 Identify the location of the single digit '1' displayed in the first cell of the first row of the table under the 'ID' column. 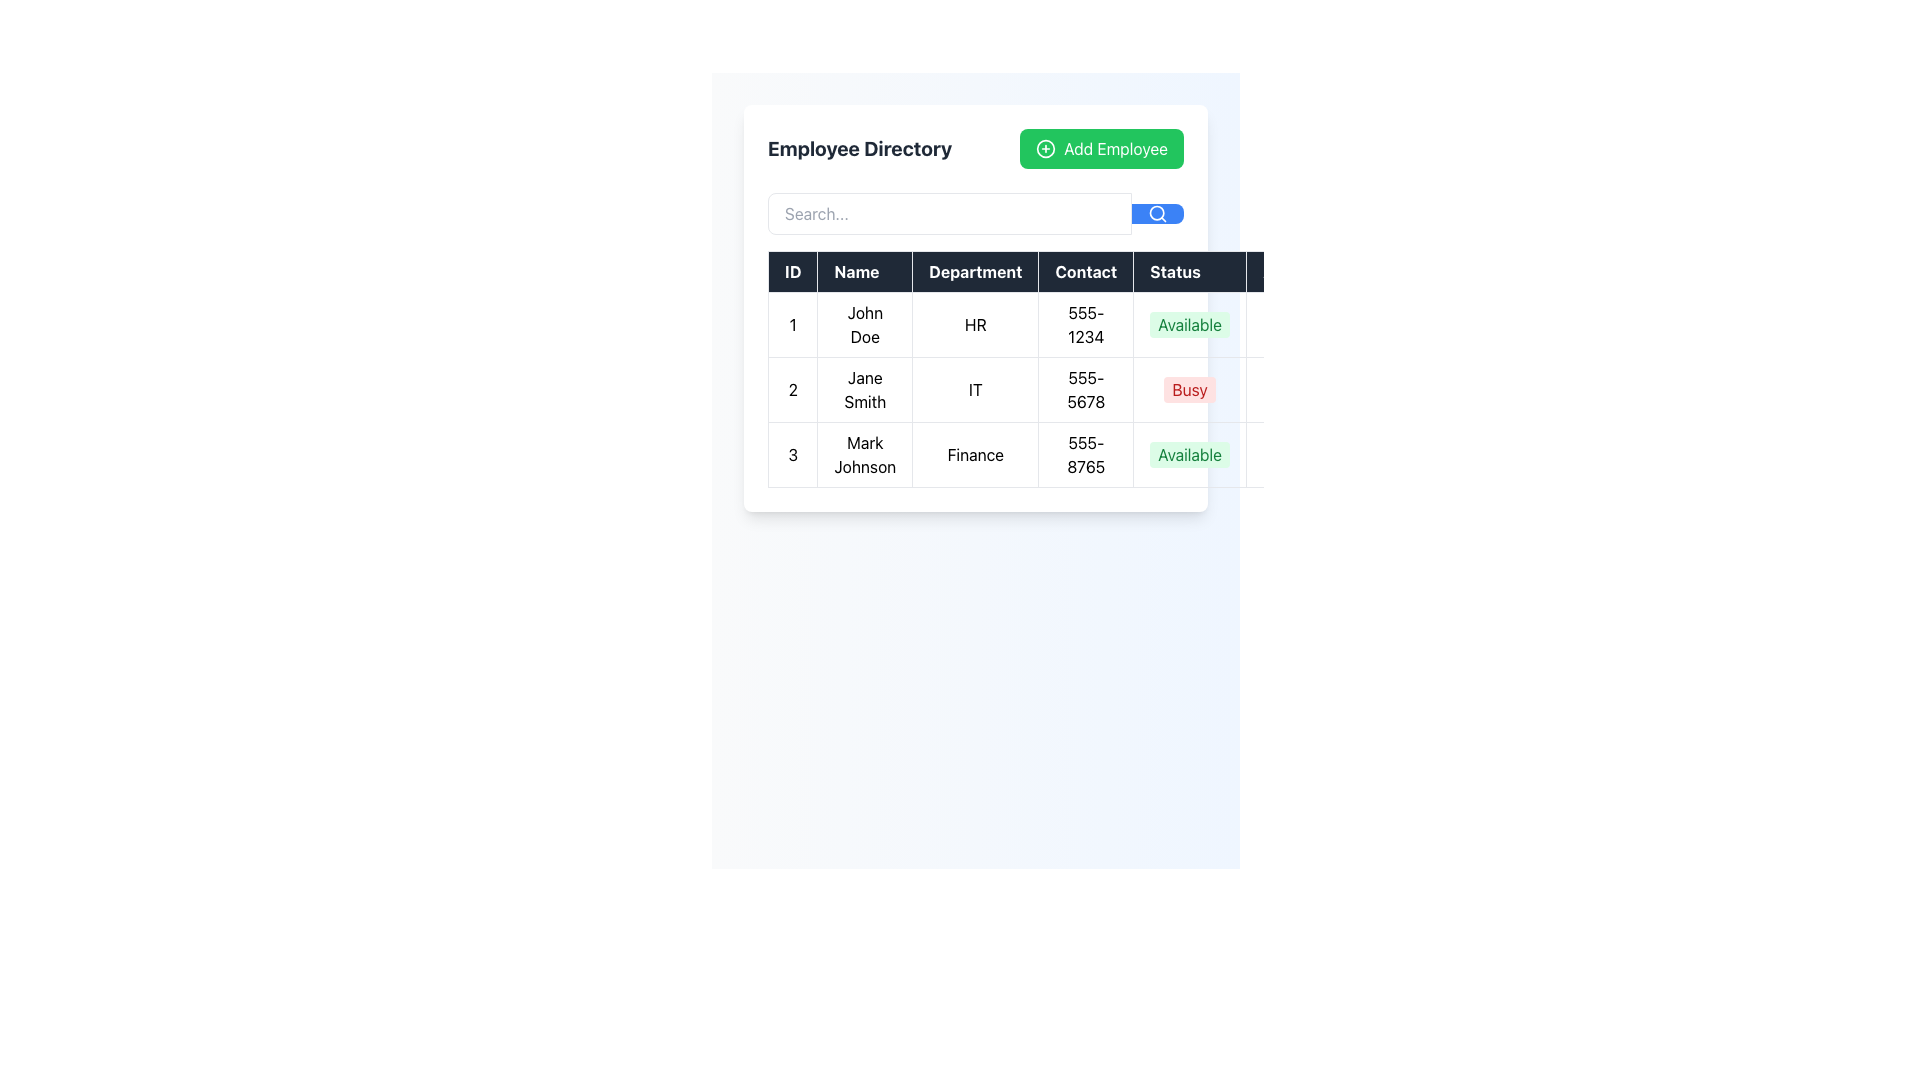
(792, 323).